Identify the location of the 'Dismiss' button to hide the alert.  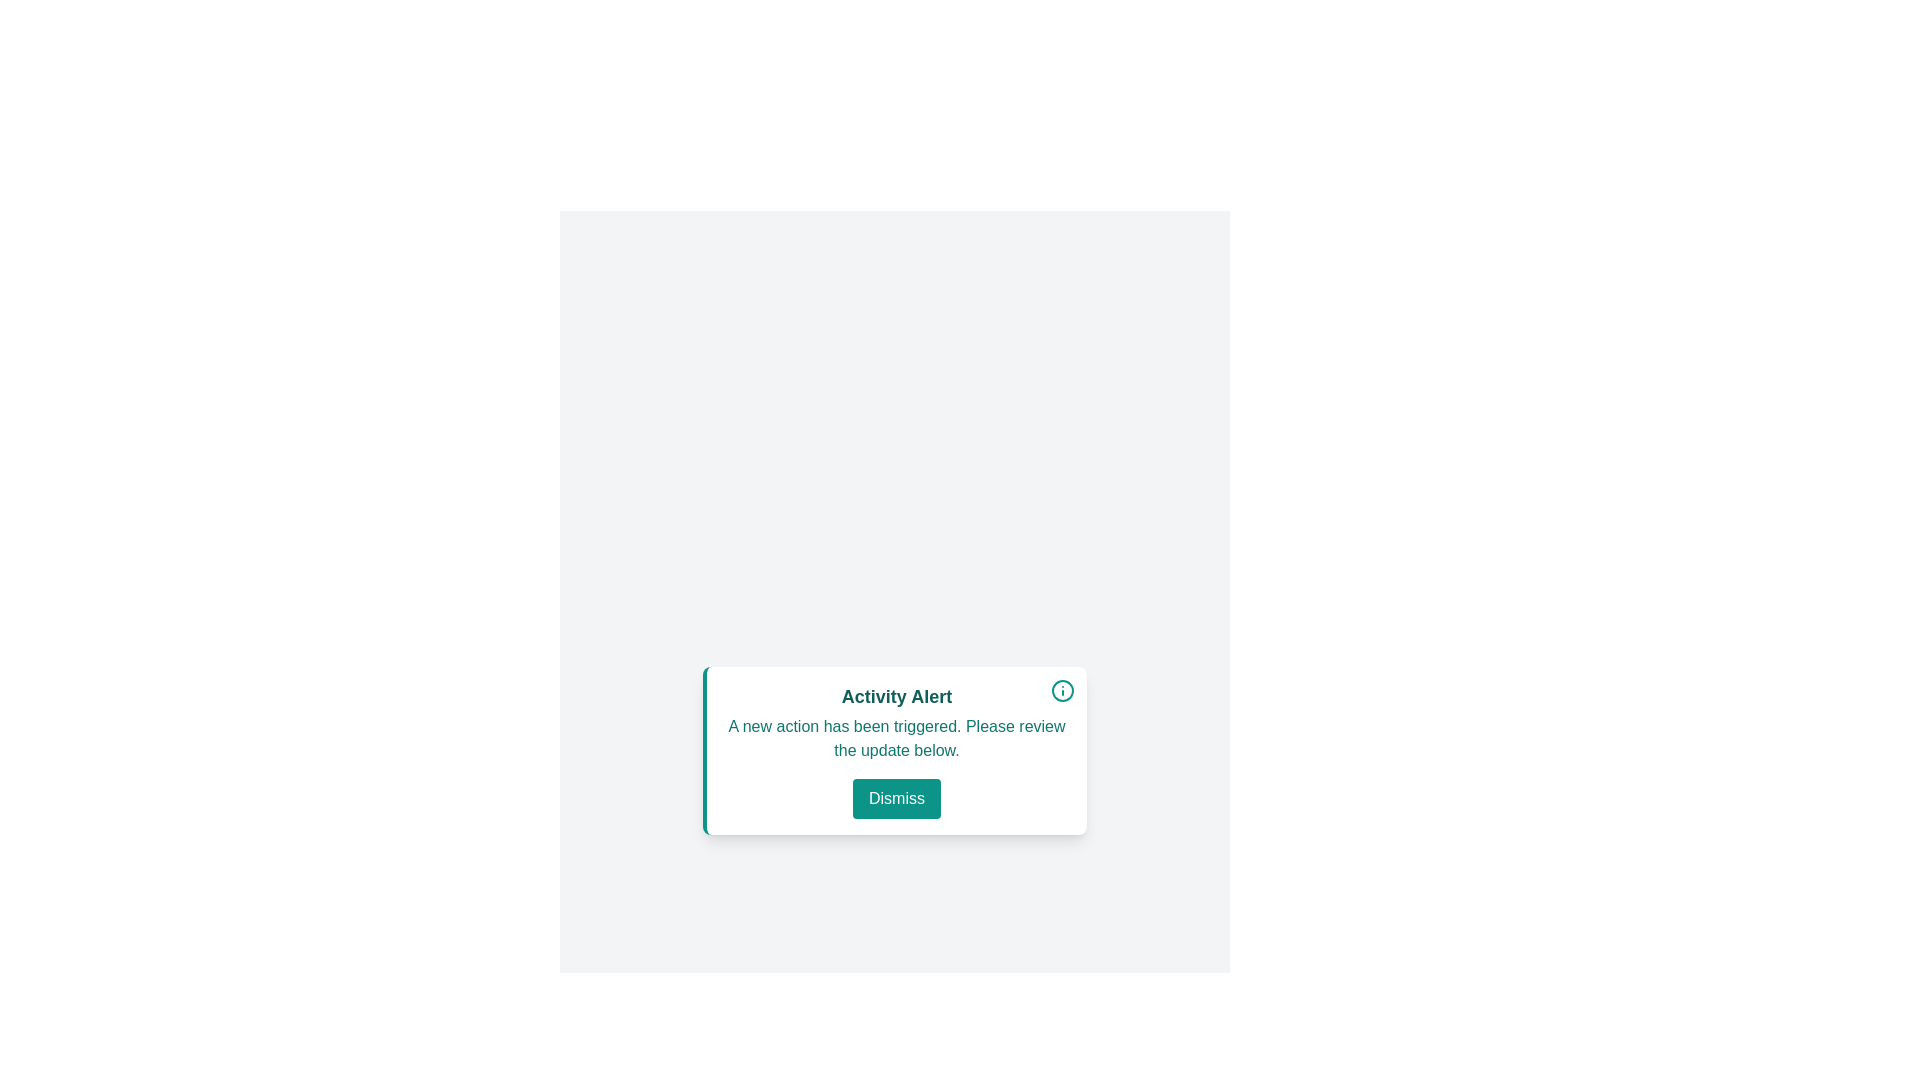
(896, 797).